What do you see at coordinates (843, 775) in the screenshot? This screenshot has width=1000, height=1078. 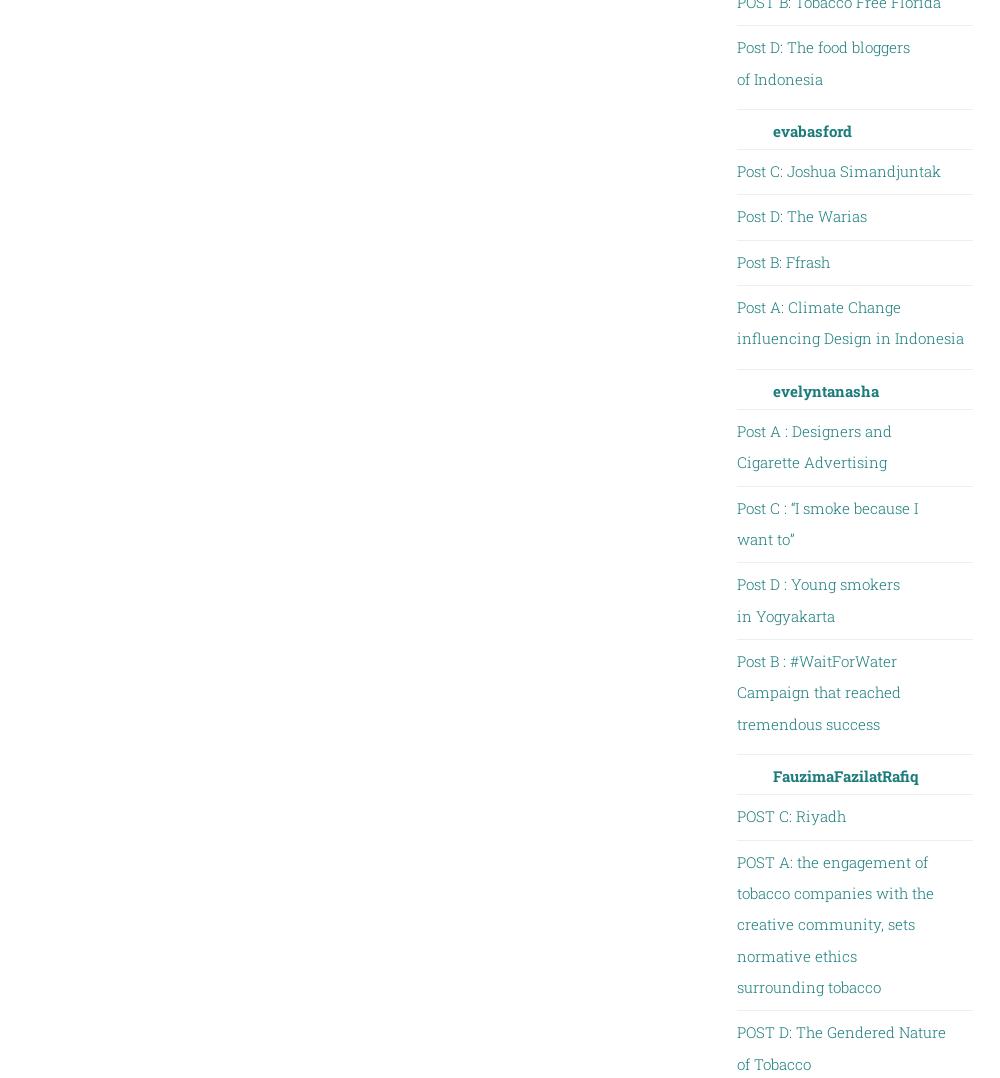 I see `'FauzimaFazilatRafiq'` at bounding box center [843, 775].